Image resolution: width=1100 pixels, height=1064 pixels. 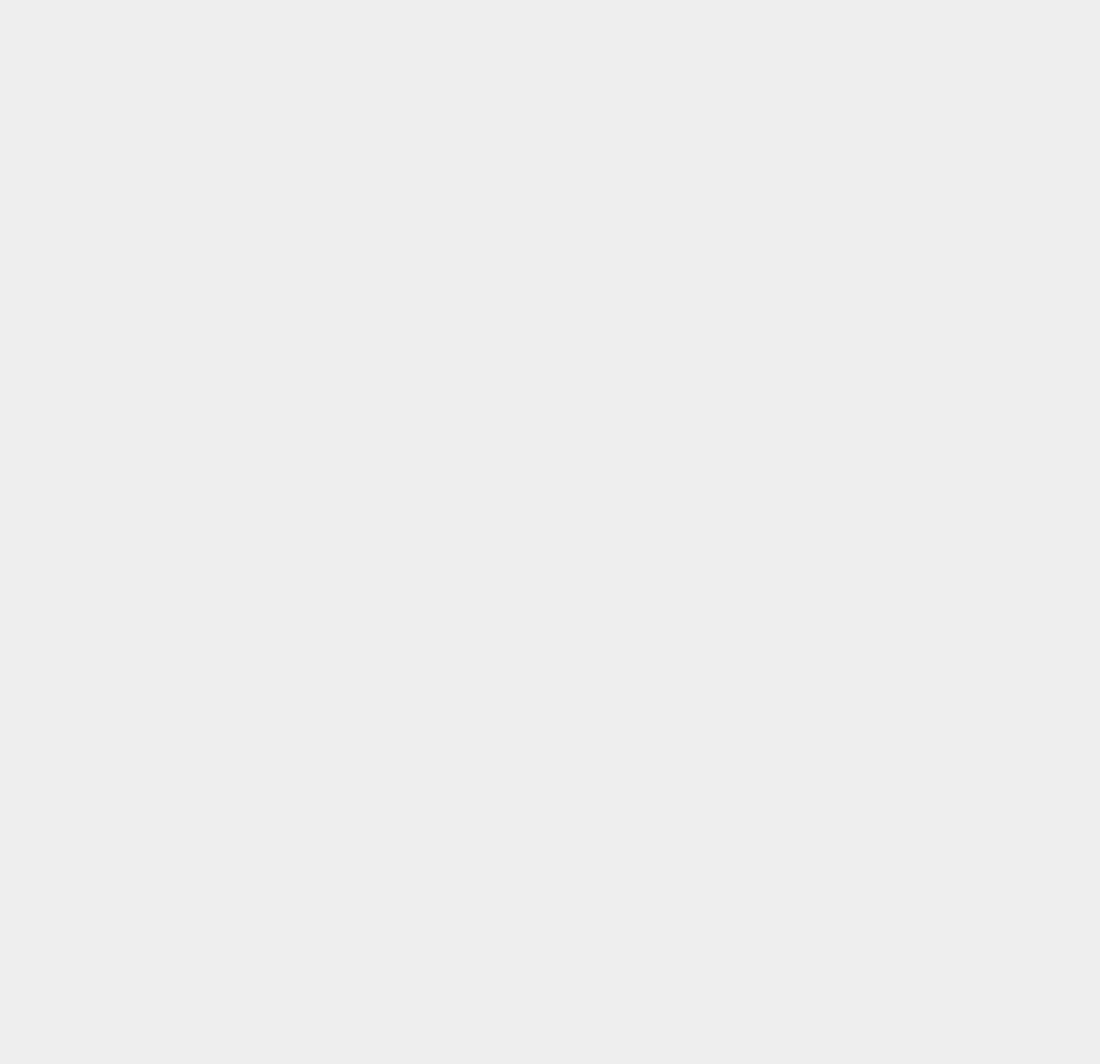 What do you see at coordinates (819, 995) in the screenshot?
I see `'PlayStation 4'` at bounding box center [819, 995].